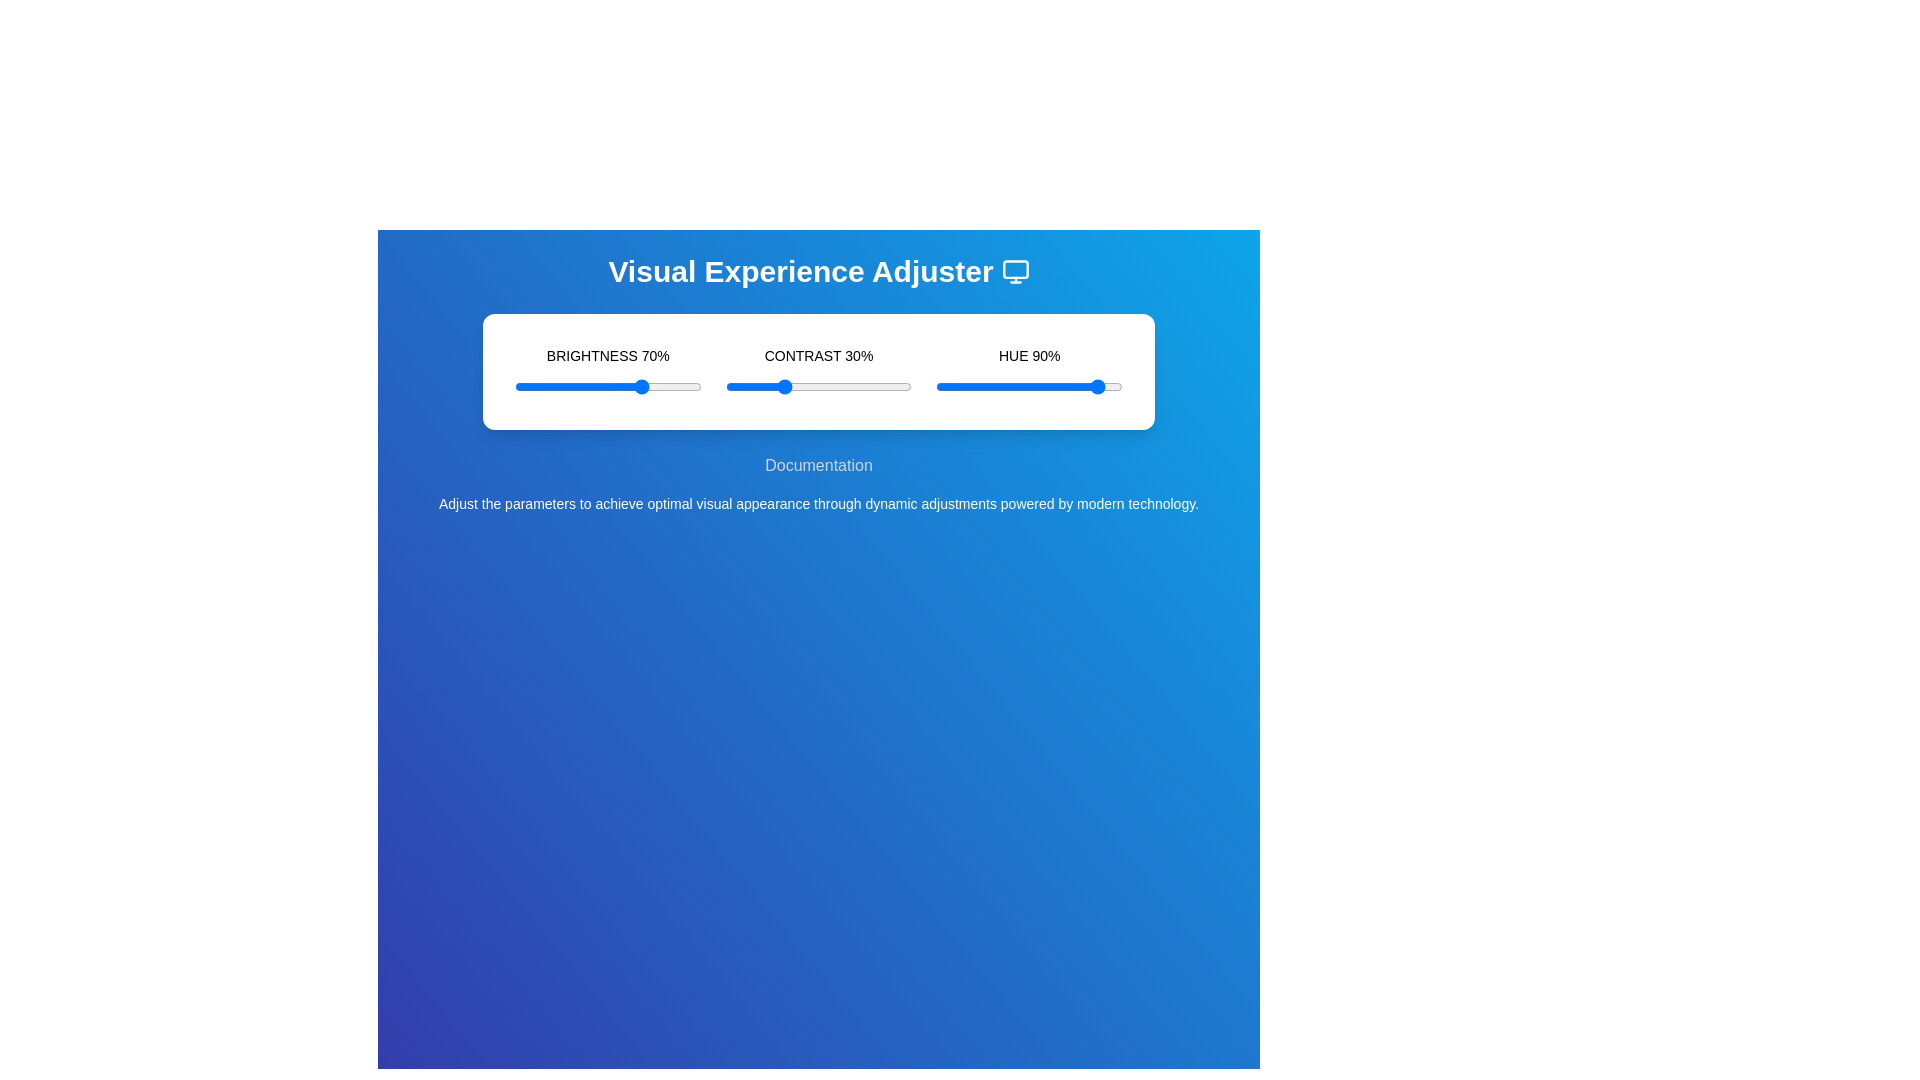 The width and height of the screenshot is (1920, 1080). I want to click on the contrast slider to set the contrast level to 63, so click(843, 386).